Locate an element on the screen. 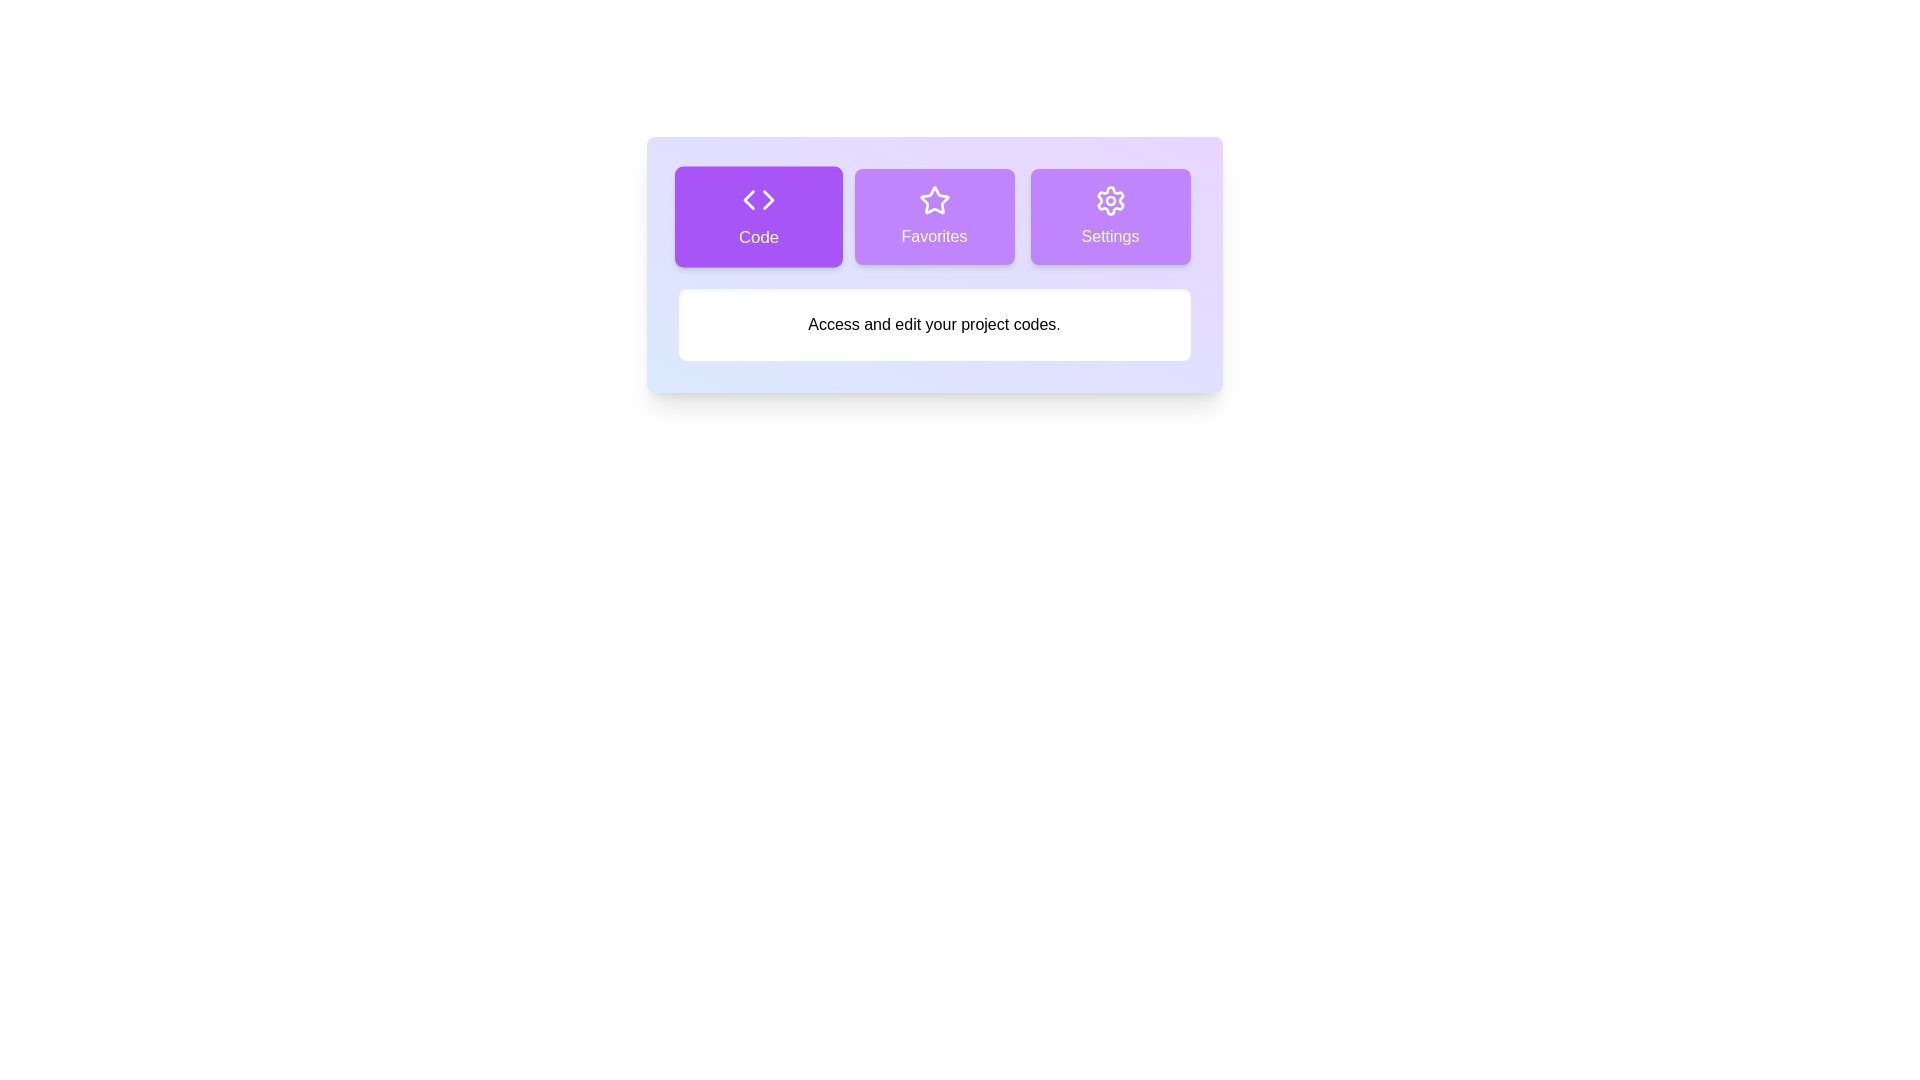 This screenshot has height=1080, width=1920. the 'Favorites' label, which is styled in white font on a purple background and located beneath a star icon in the second card is located at coordinates (933, 235).